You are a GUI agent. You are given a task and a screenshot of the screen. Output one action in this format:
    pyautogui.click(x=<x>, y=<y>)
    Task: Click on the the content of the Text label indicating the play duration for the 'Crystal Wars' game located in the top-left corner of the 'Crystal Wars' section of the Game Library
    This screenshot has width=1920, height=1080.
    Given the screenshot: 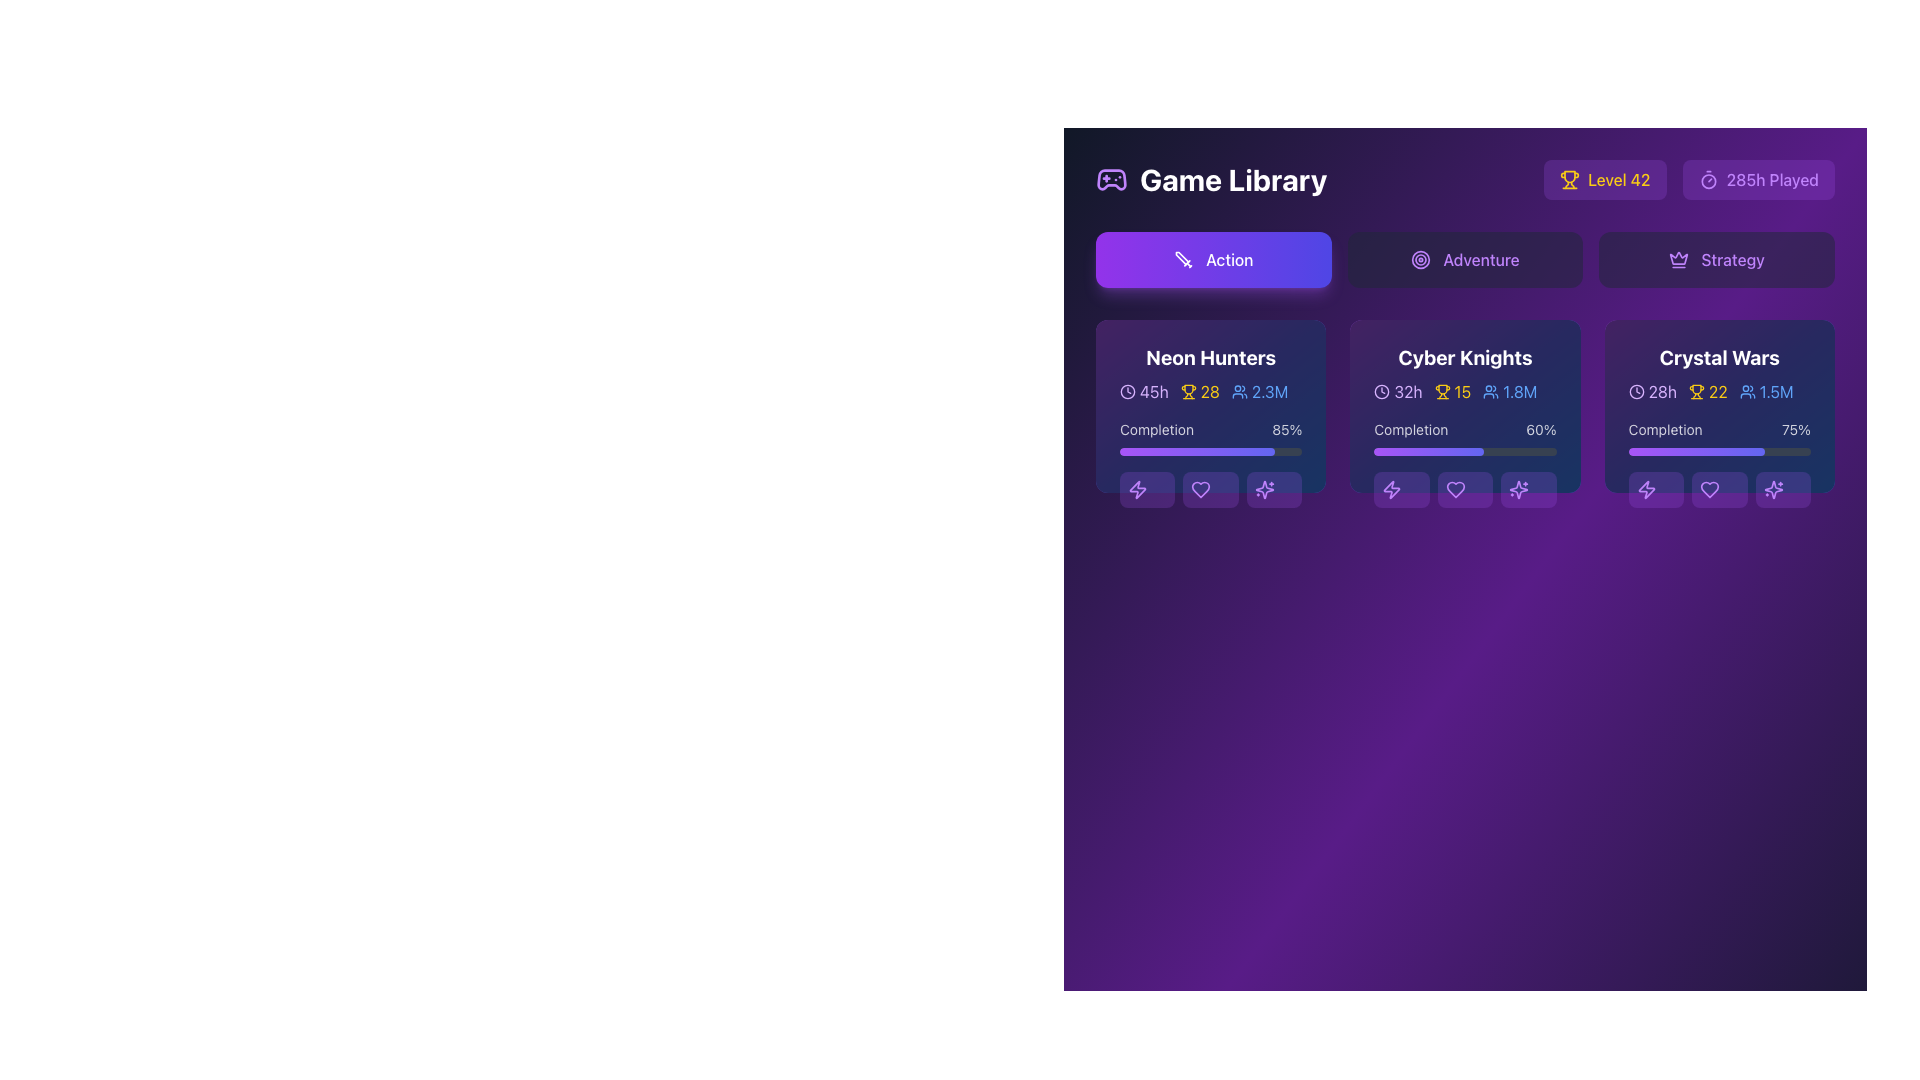 What is the action you would take?
    pyautogui.click(x=1652, y=392)
    